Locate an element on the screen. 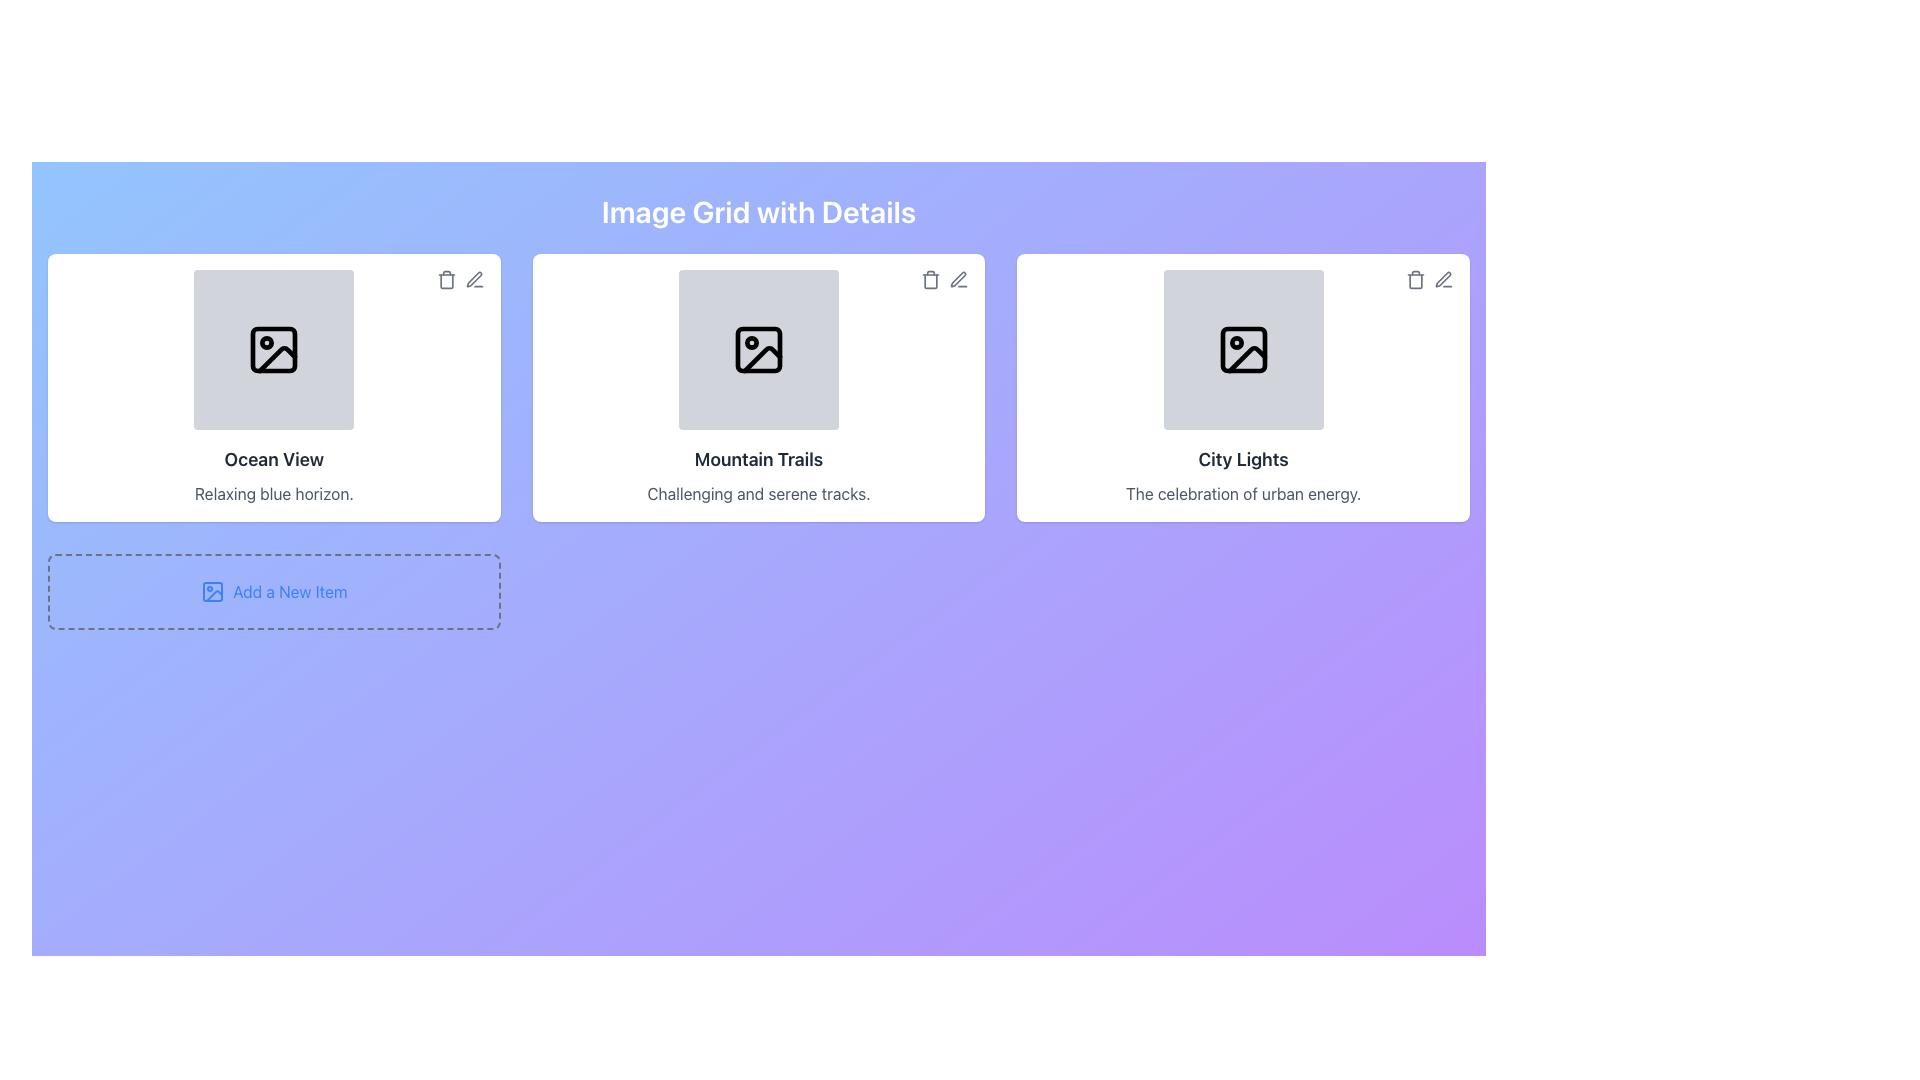  the edit icon button located in the top-right corner of the 'Ocean View' image card is located at coordinates (473, 280).